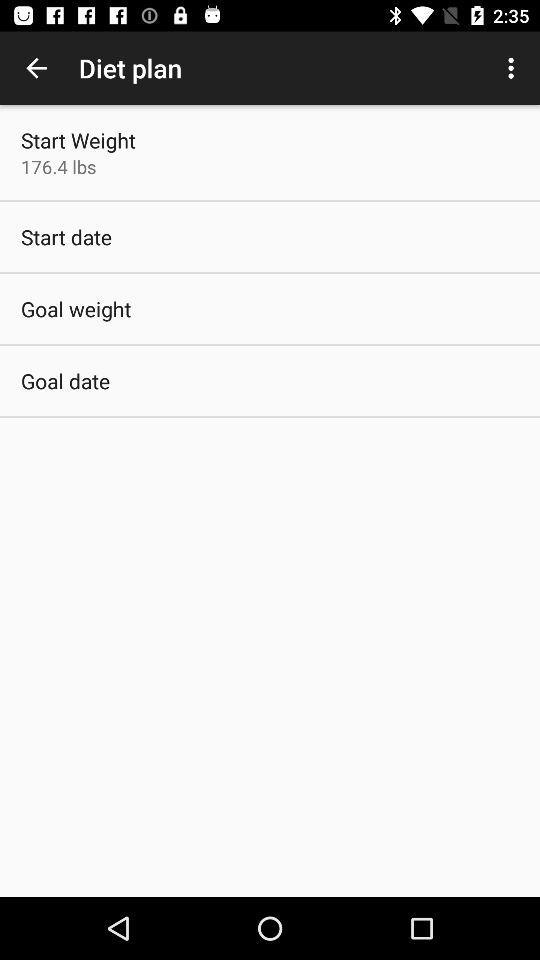 The width and height of the screenshot is (540, 960). I want to click on the goal weight app, so click(75, 309).